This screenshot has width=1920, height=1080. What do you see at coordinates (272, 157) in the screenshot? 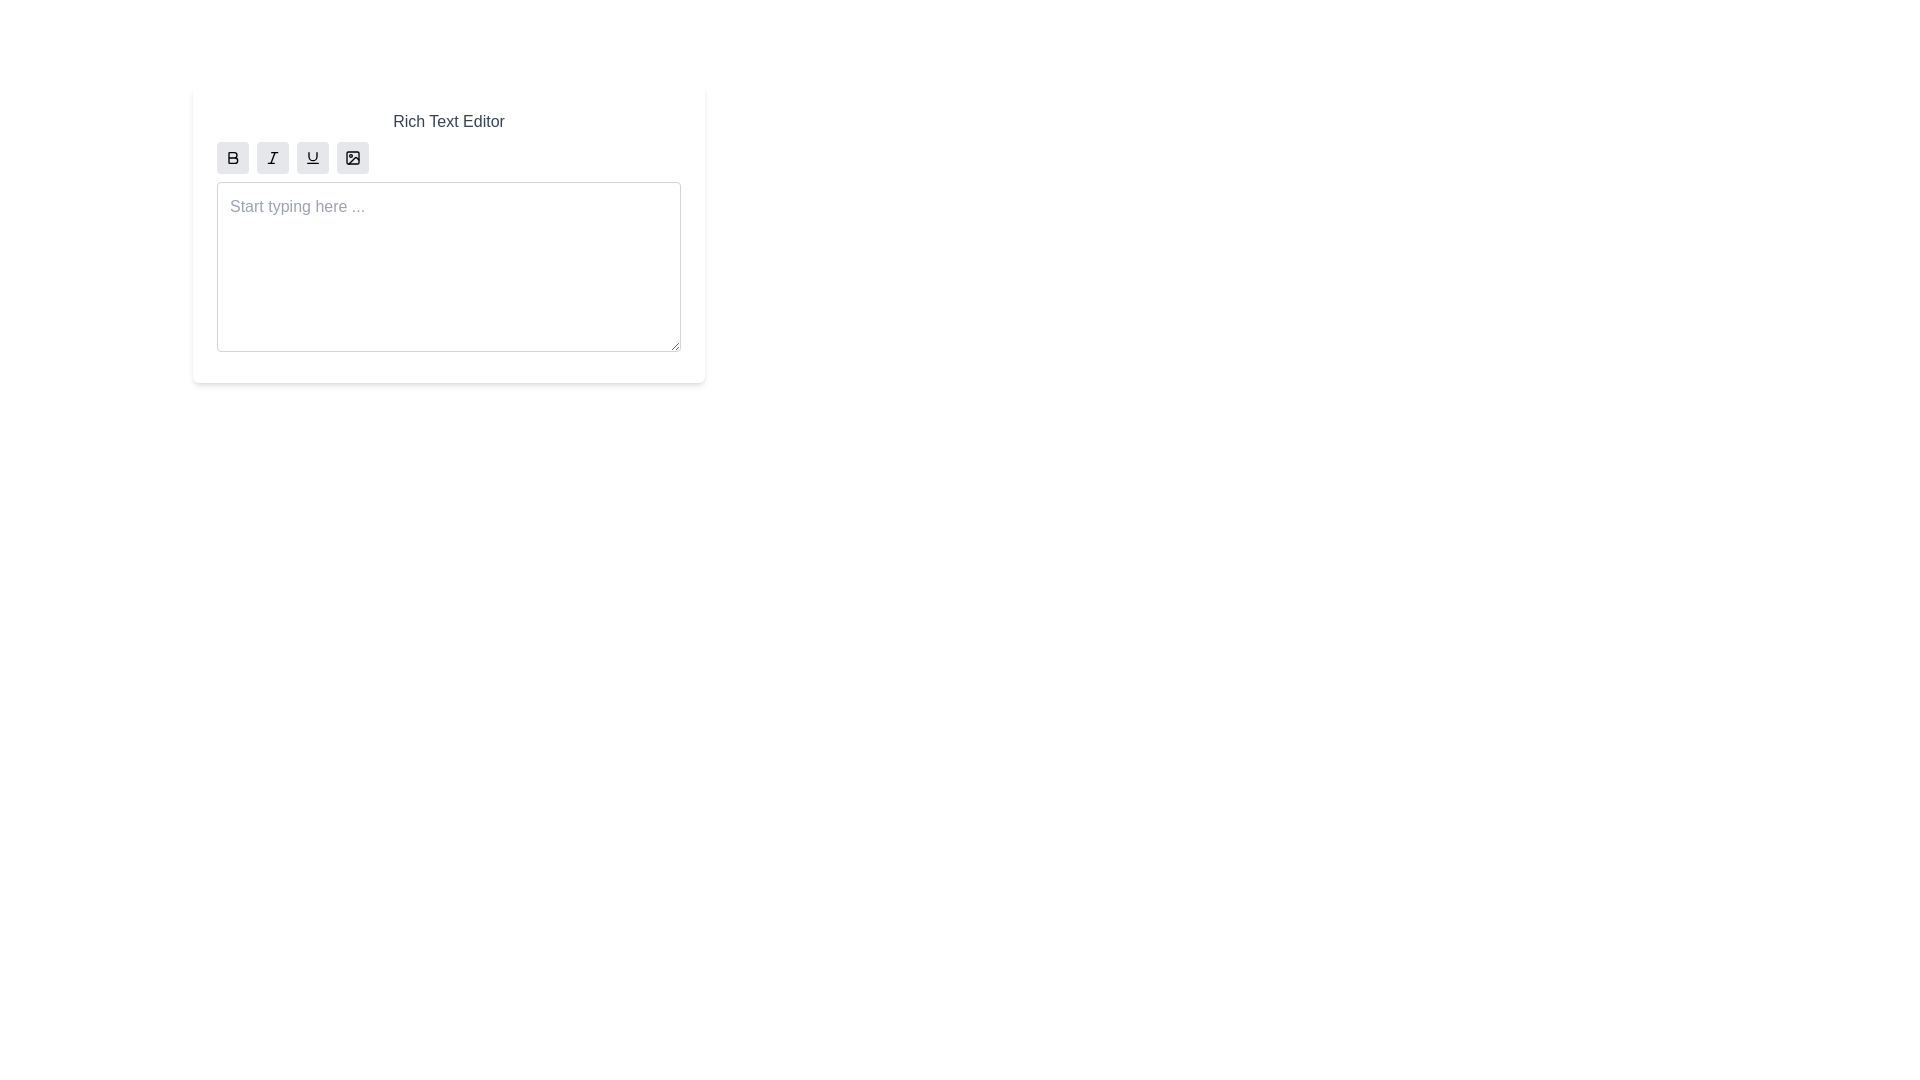
I see `the button icon resembling an italicized letter 'I' in the toolbar of the rich text editor` at bounding box center [272, 157].